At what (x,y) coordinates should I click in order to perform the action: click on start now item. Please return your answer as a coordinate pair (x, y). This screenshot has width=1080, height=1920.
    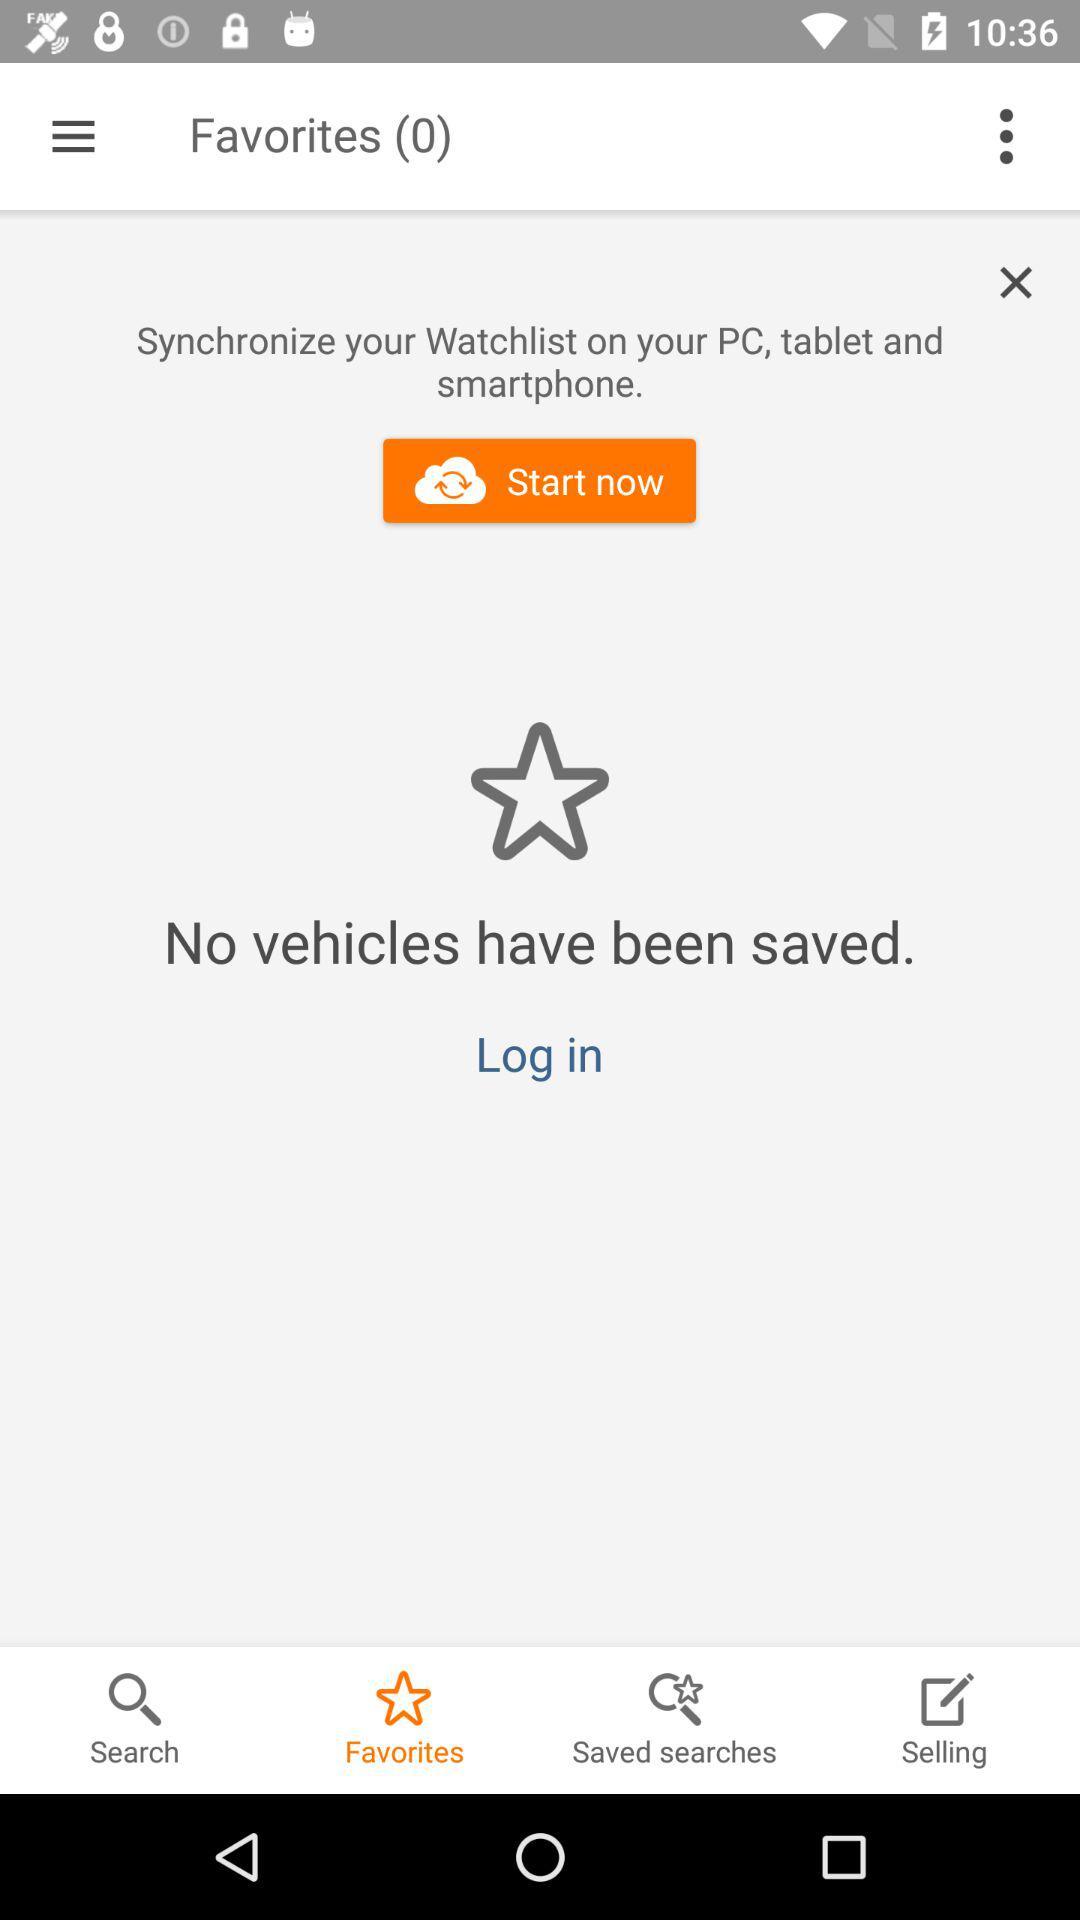
    Looking at the image, I should click on (538, 480).